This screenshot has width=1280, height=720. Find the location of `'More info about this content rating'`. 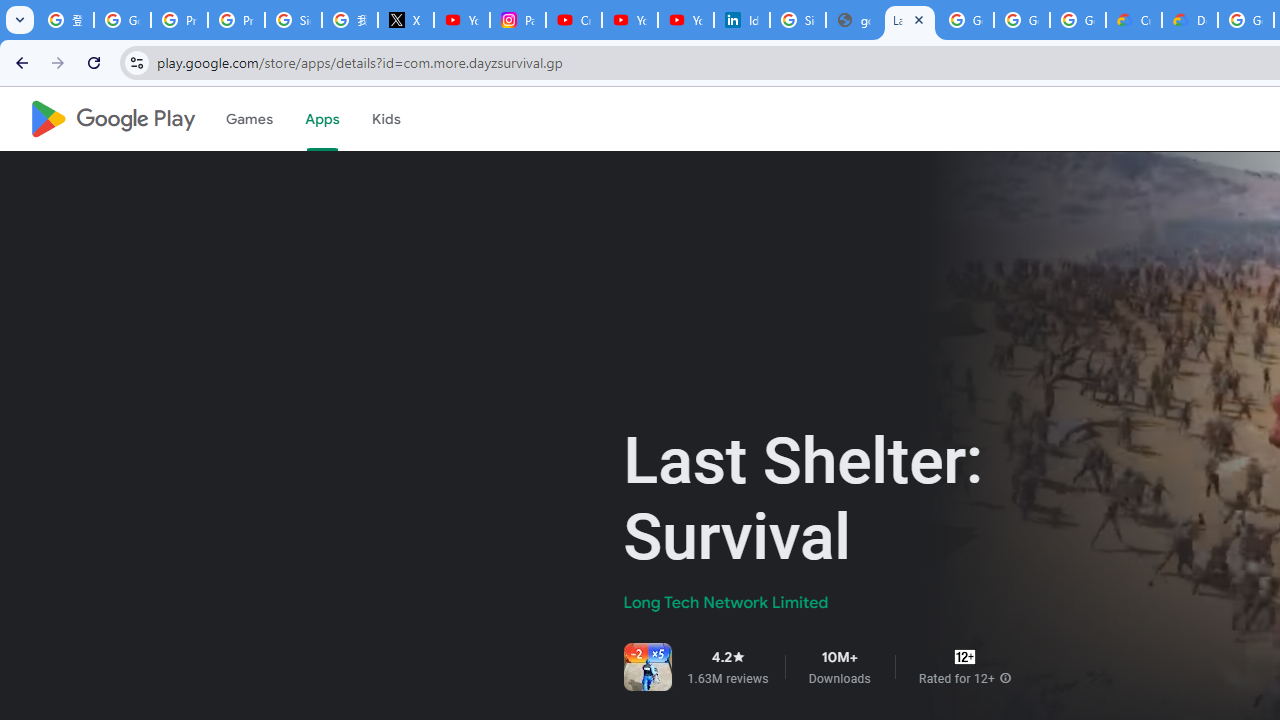

'More info about this content rating' is located at coordinates (1005, 677).